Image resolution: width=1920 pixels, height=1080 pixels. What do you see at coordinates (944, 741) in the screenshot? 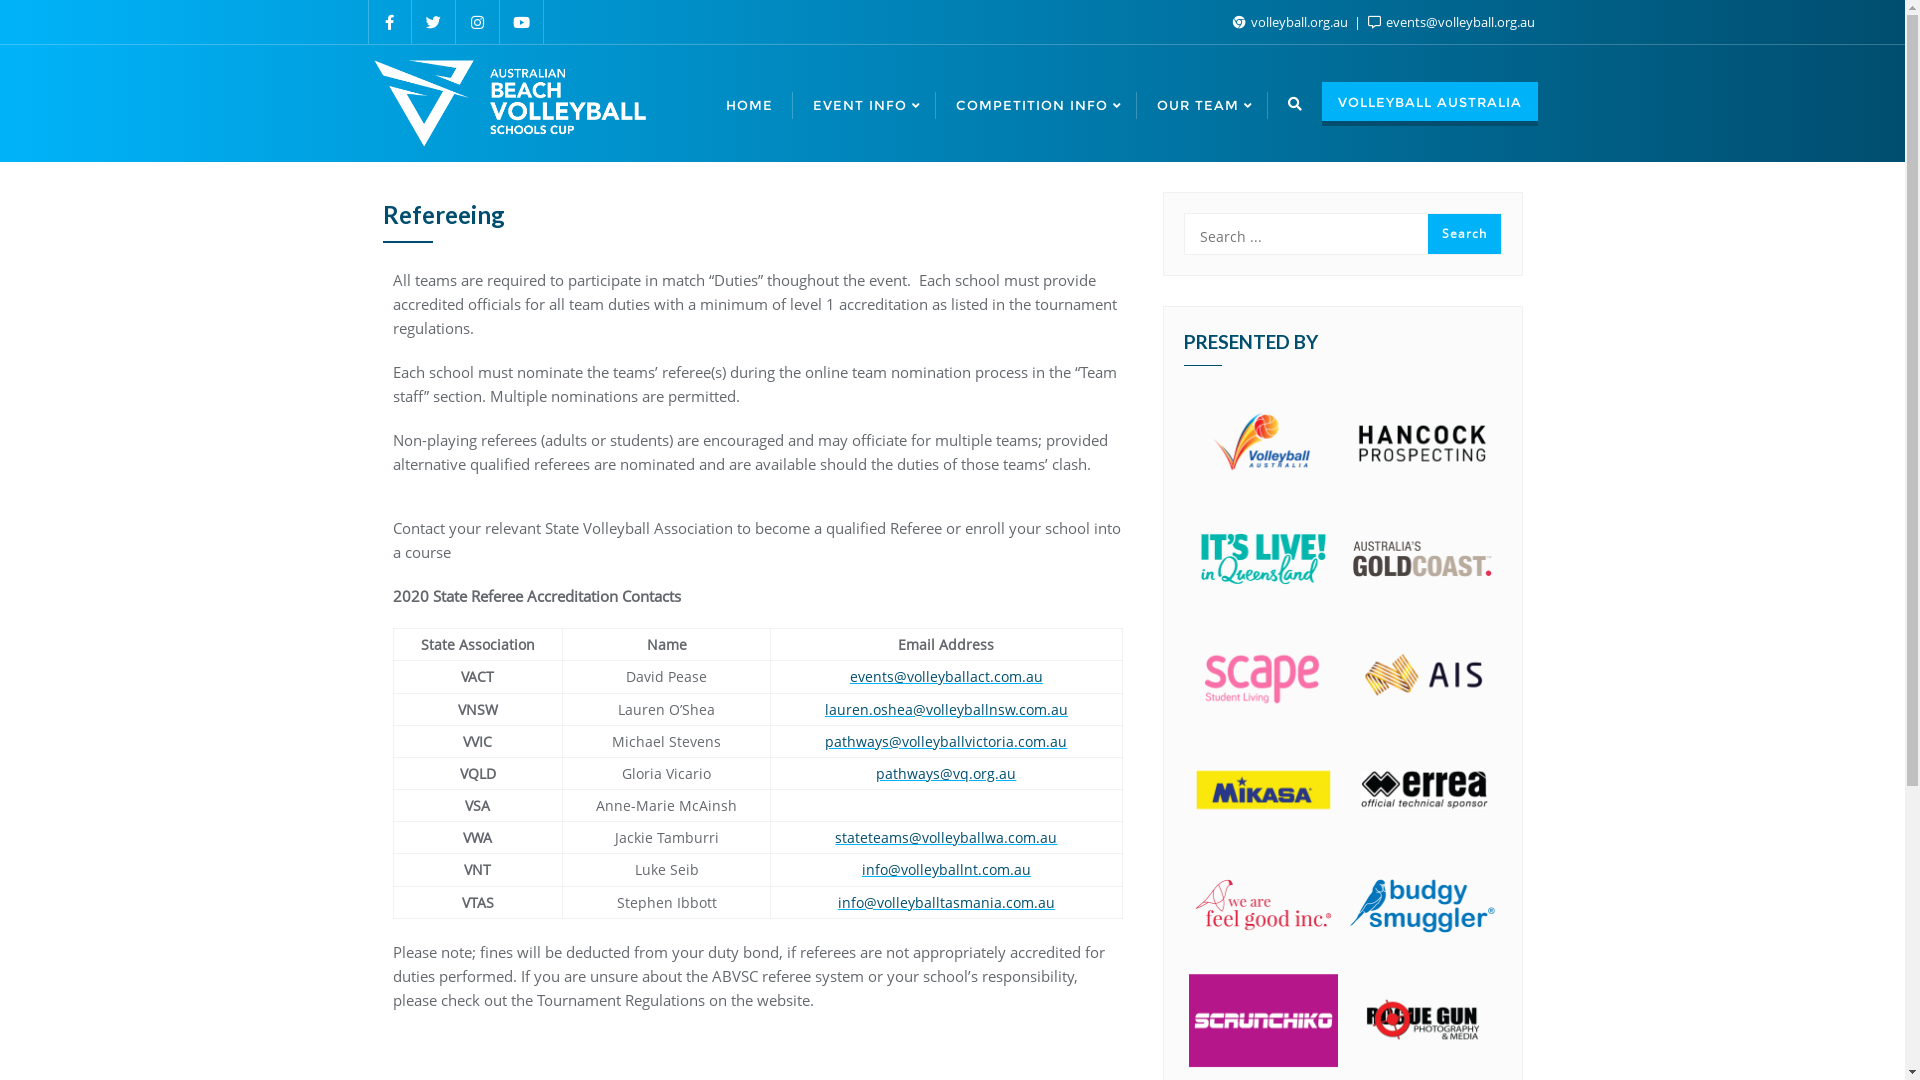
I see `'pathways@volleyballvictoria.com.au'` at bounding box center [944, 741].